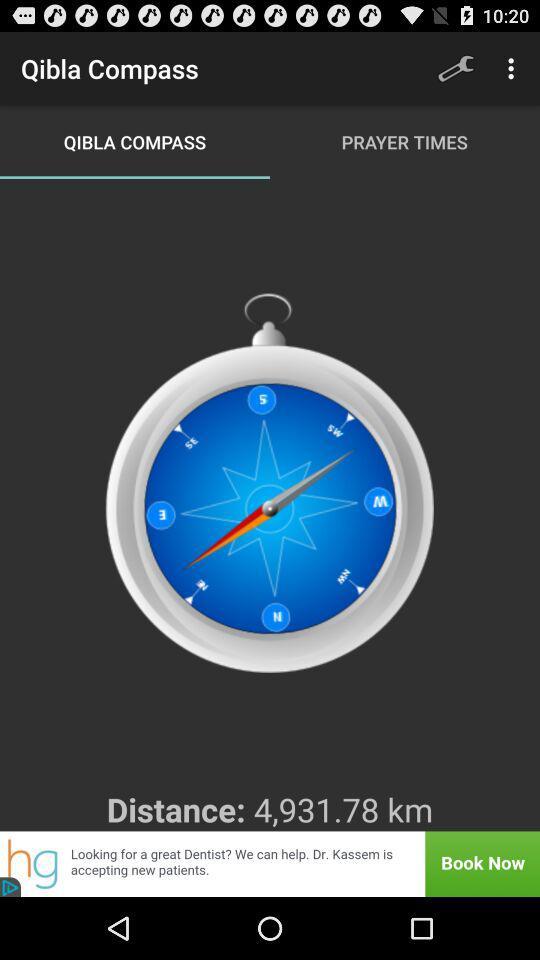 The image size is (540, 960). What do you see at coordinates (455, 68) in the screenshot?
I see `app next to qibla compass item` at bounding box center [455, 68].